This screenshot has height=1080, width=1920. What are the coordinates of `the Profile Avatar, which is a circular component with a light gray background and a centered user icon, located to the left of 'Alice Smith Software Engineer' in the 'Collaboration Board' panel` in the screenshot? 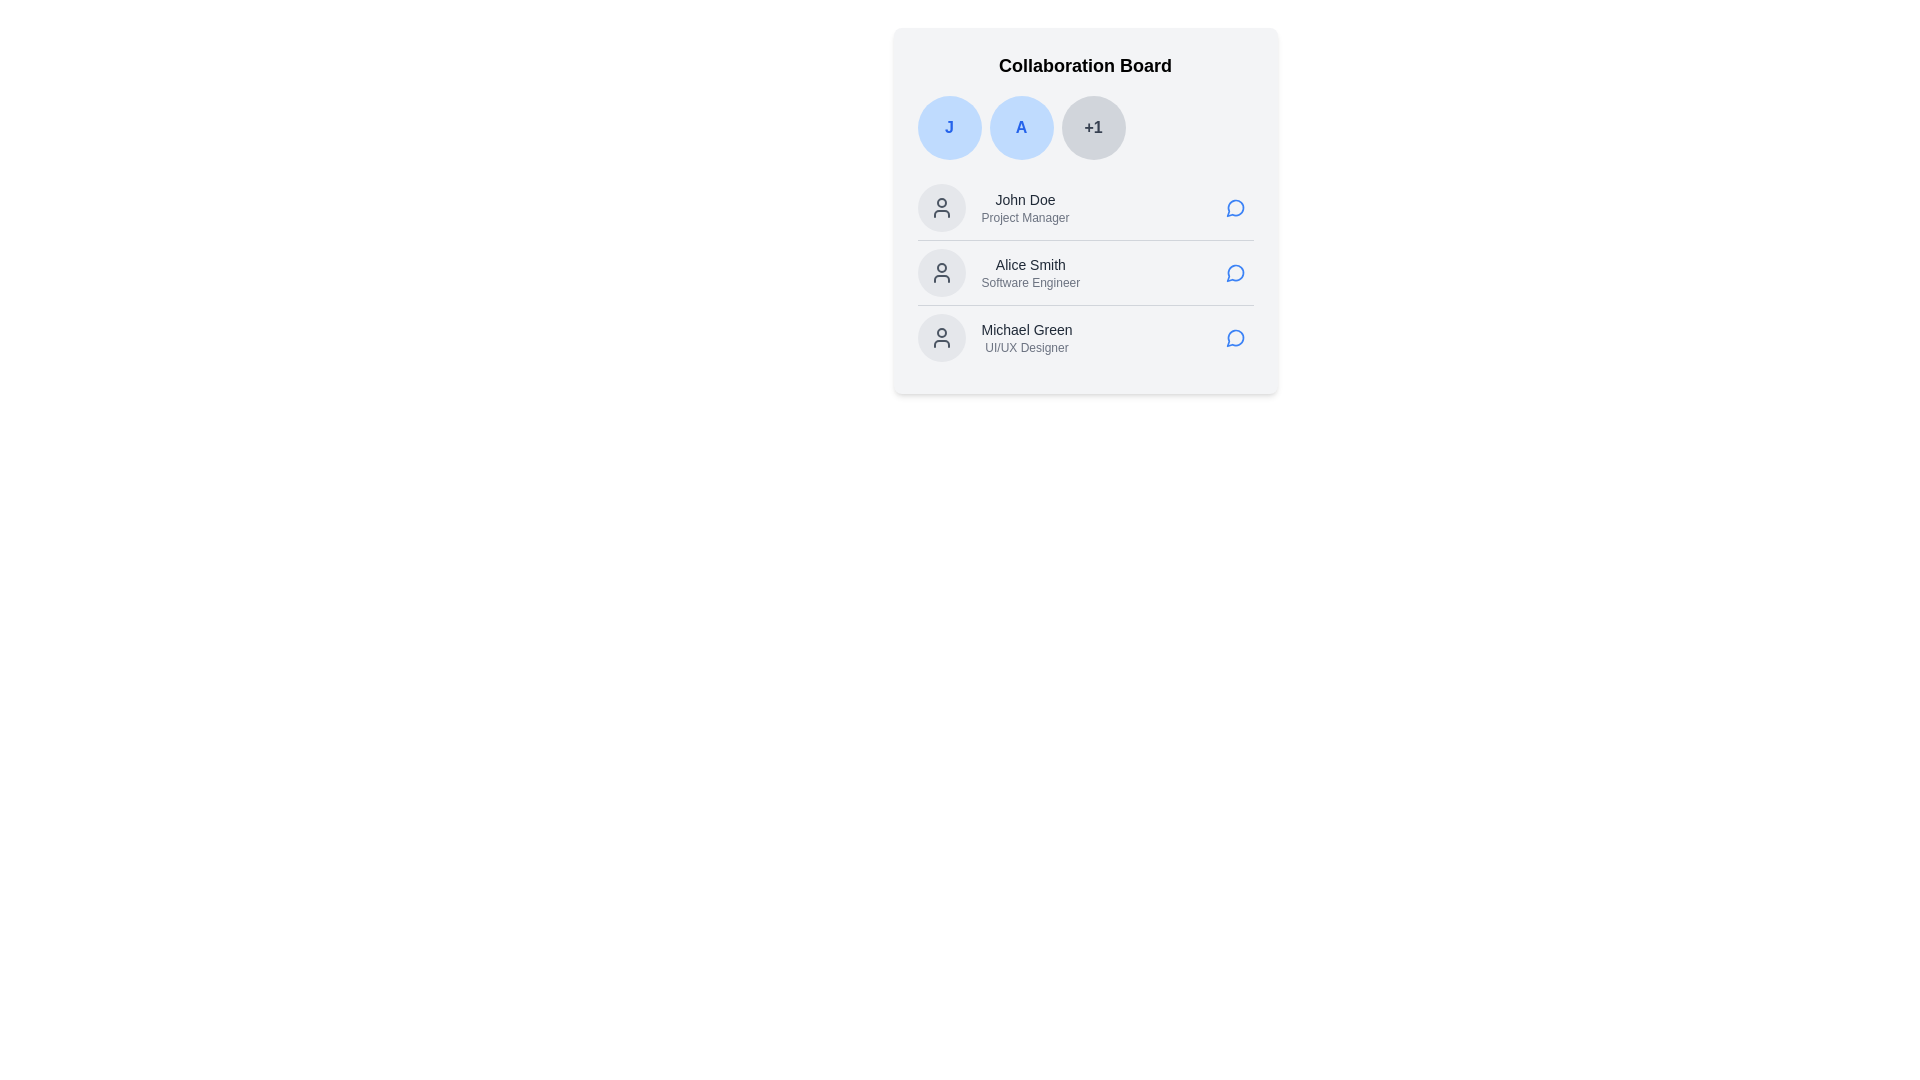 It's located at (940, 273).